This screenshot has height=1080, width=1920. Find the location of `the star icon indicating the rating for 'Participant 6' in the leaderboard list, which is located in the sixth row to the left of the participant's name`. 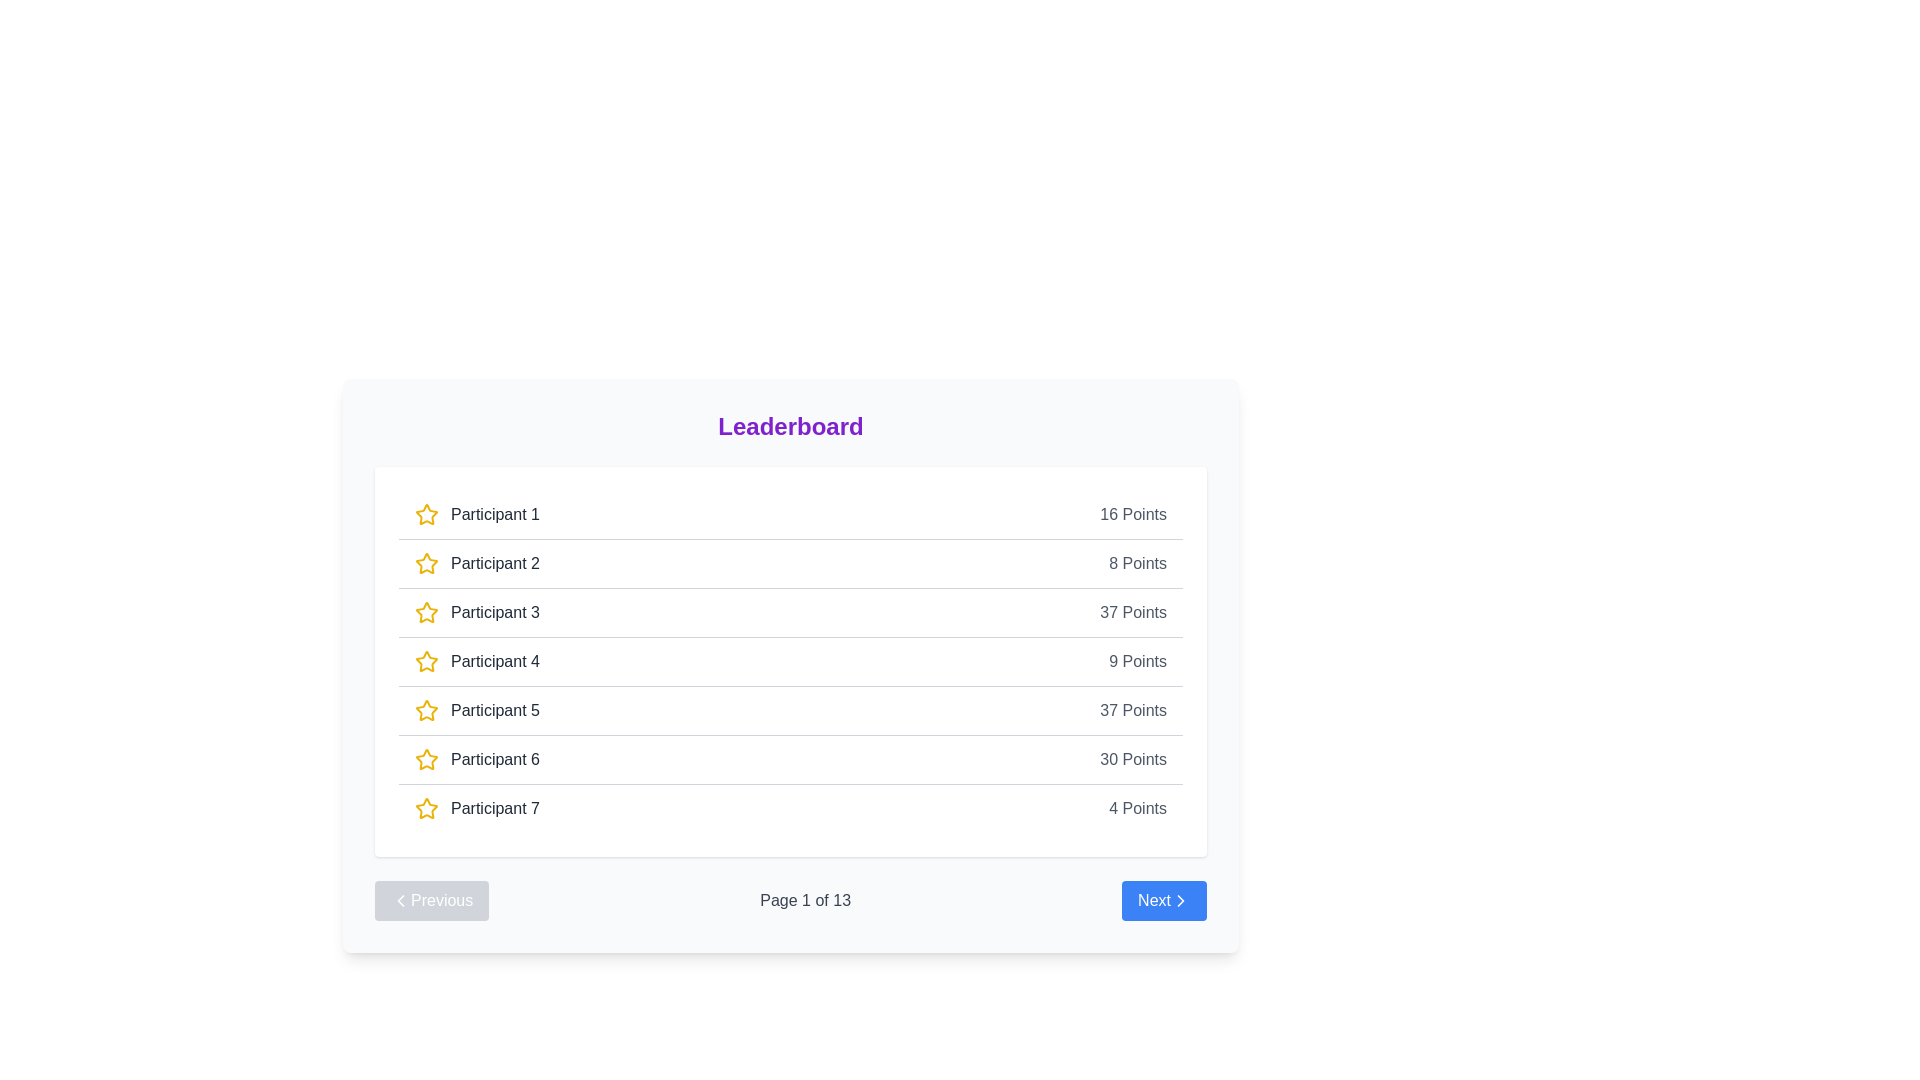

the star icon indicating the rating for 'Participant 6' in the leaderboard list, which is located in the sixth row to the left of the participant's name is located at coordinates (426, 759).